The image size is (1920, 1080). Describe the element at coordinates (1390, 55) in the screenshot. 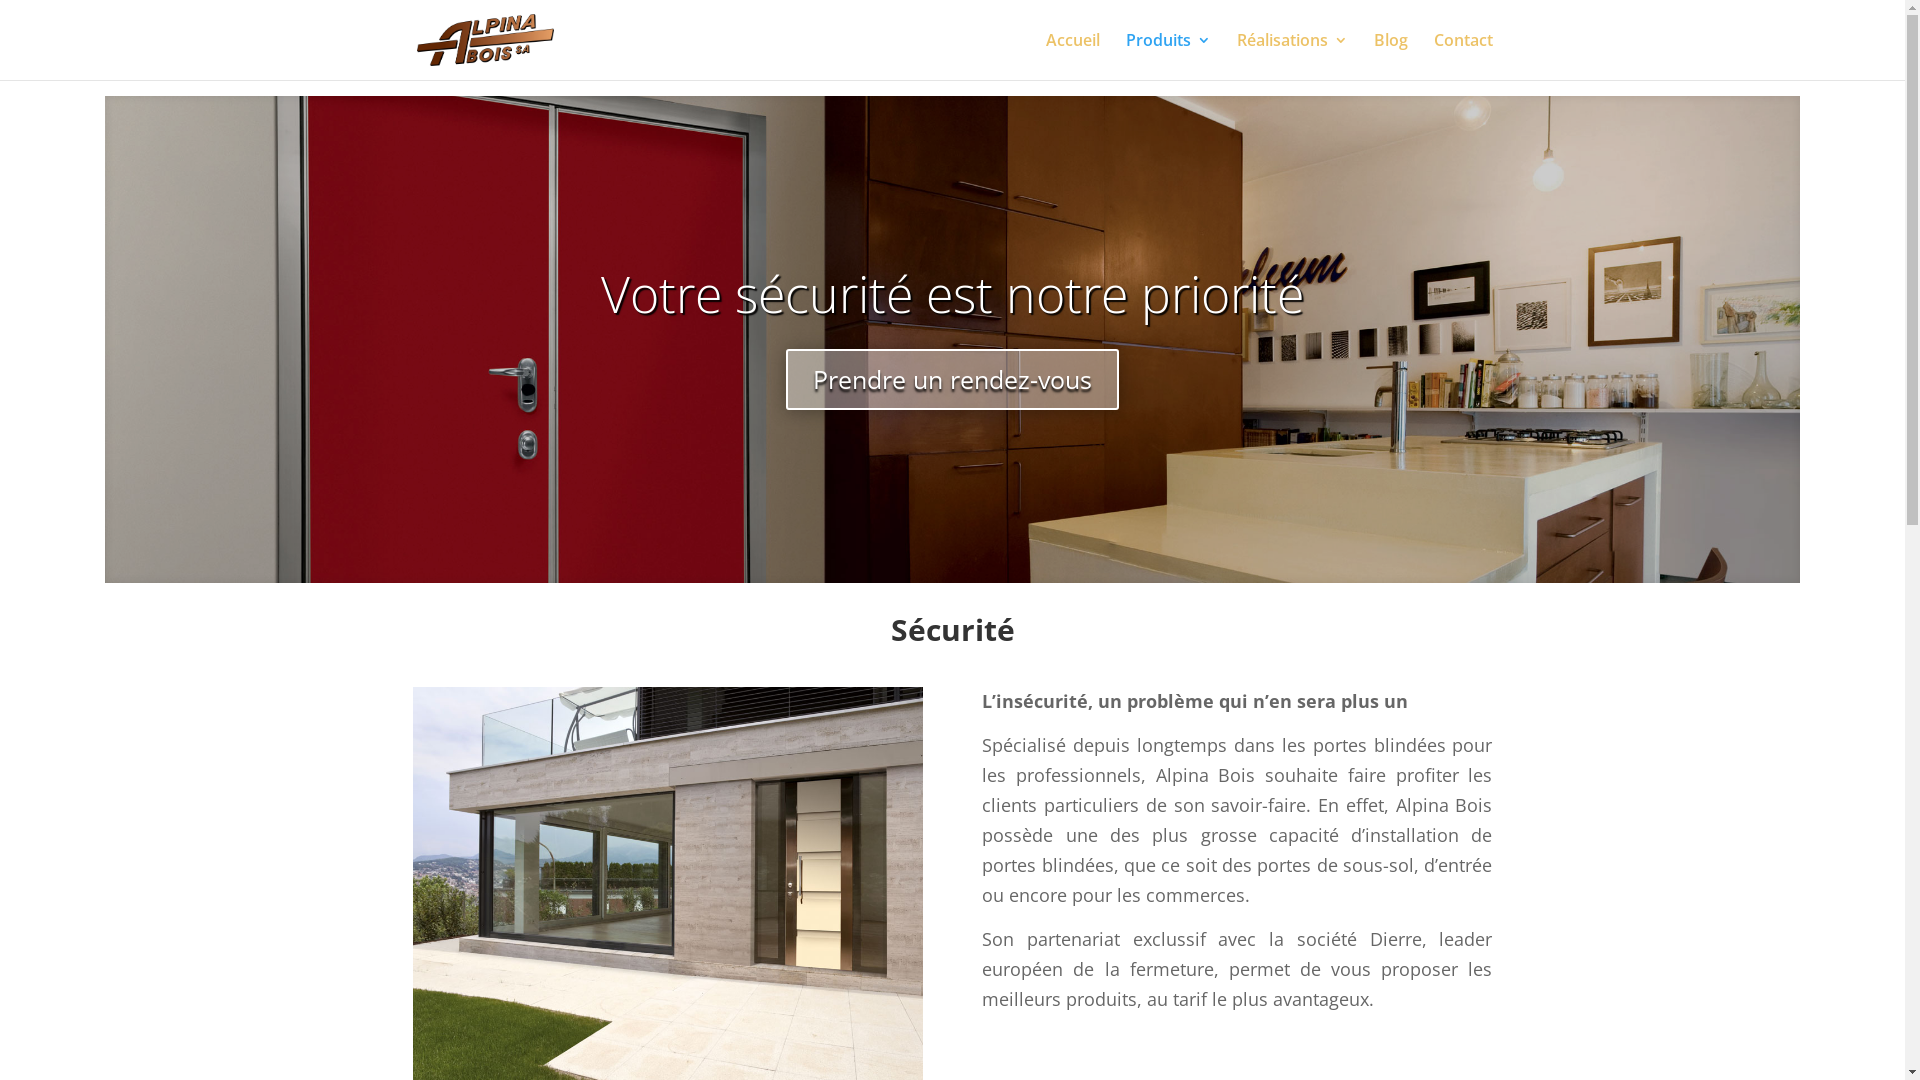

I see `'Blog'` at that location.